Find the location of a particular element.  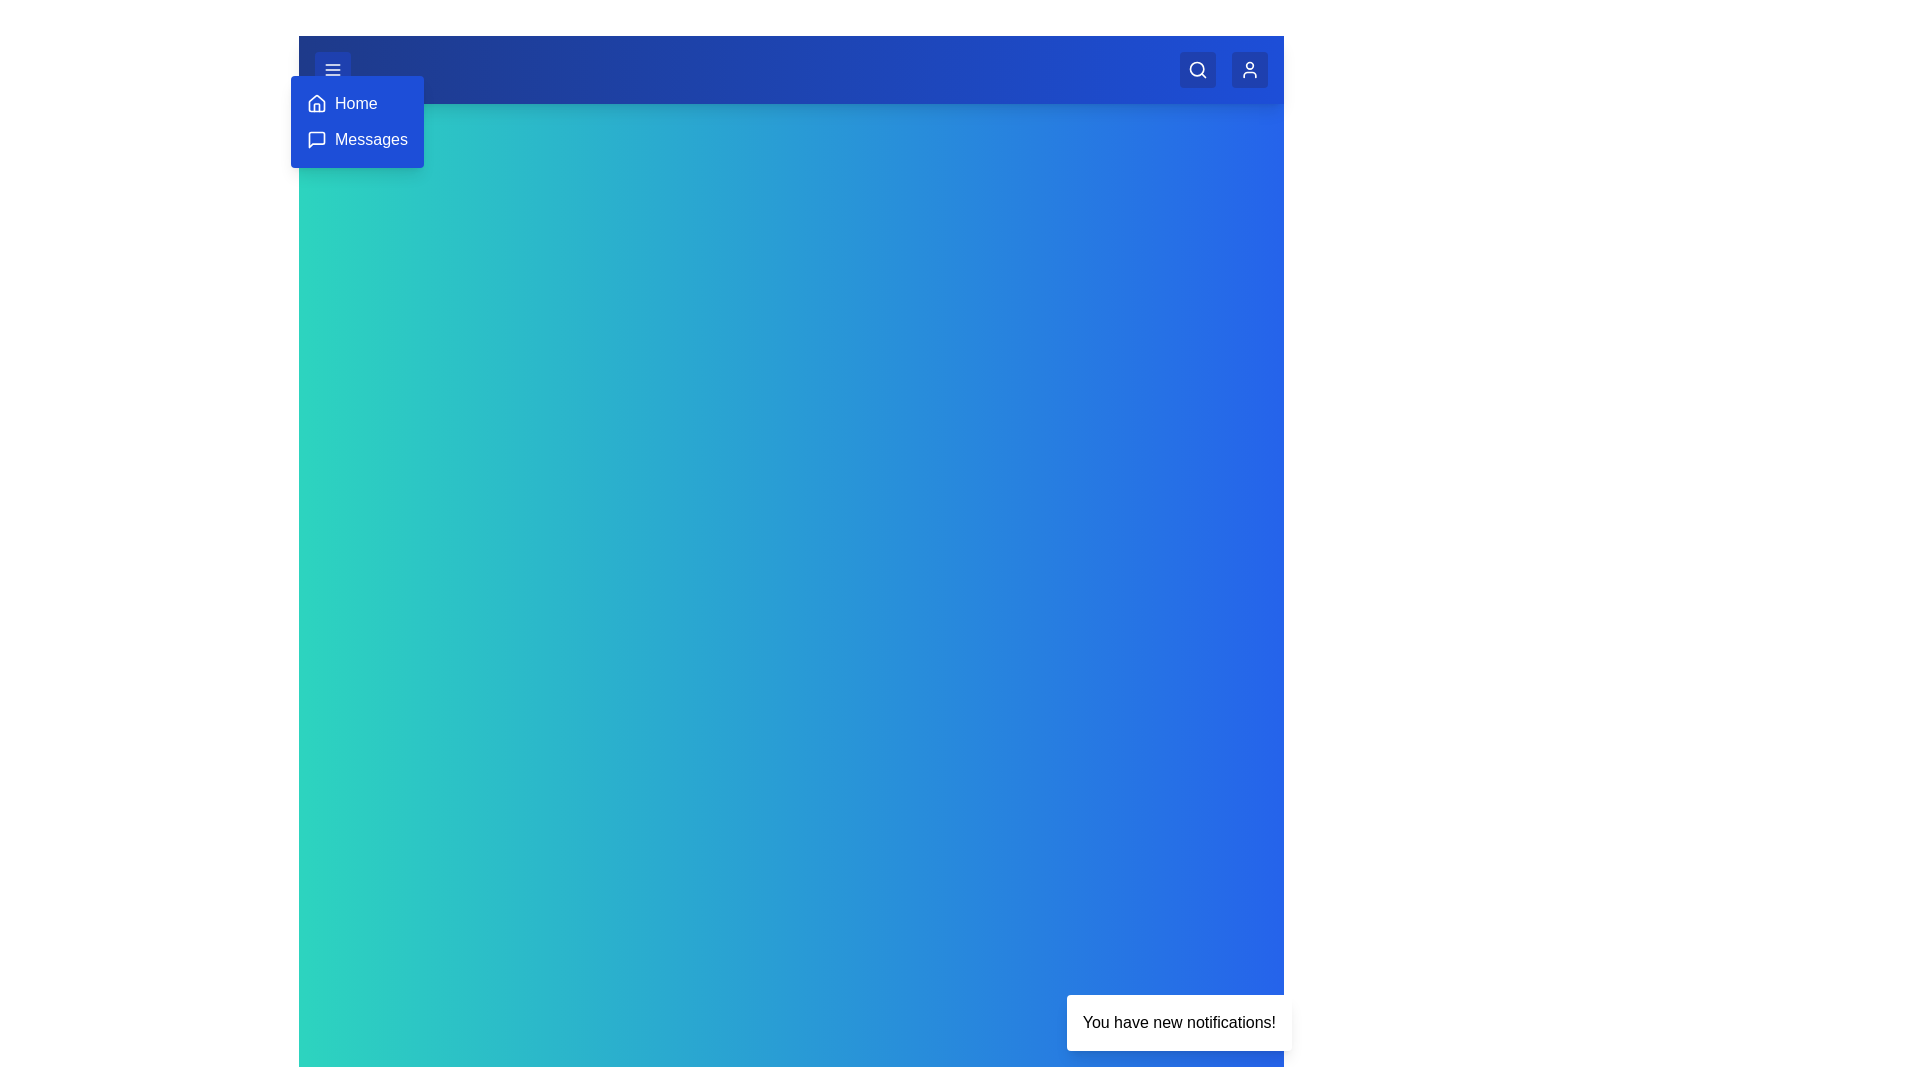

the notification area to dismiss it is located at coordinates (1179, 1022).